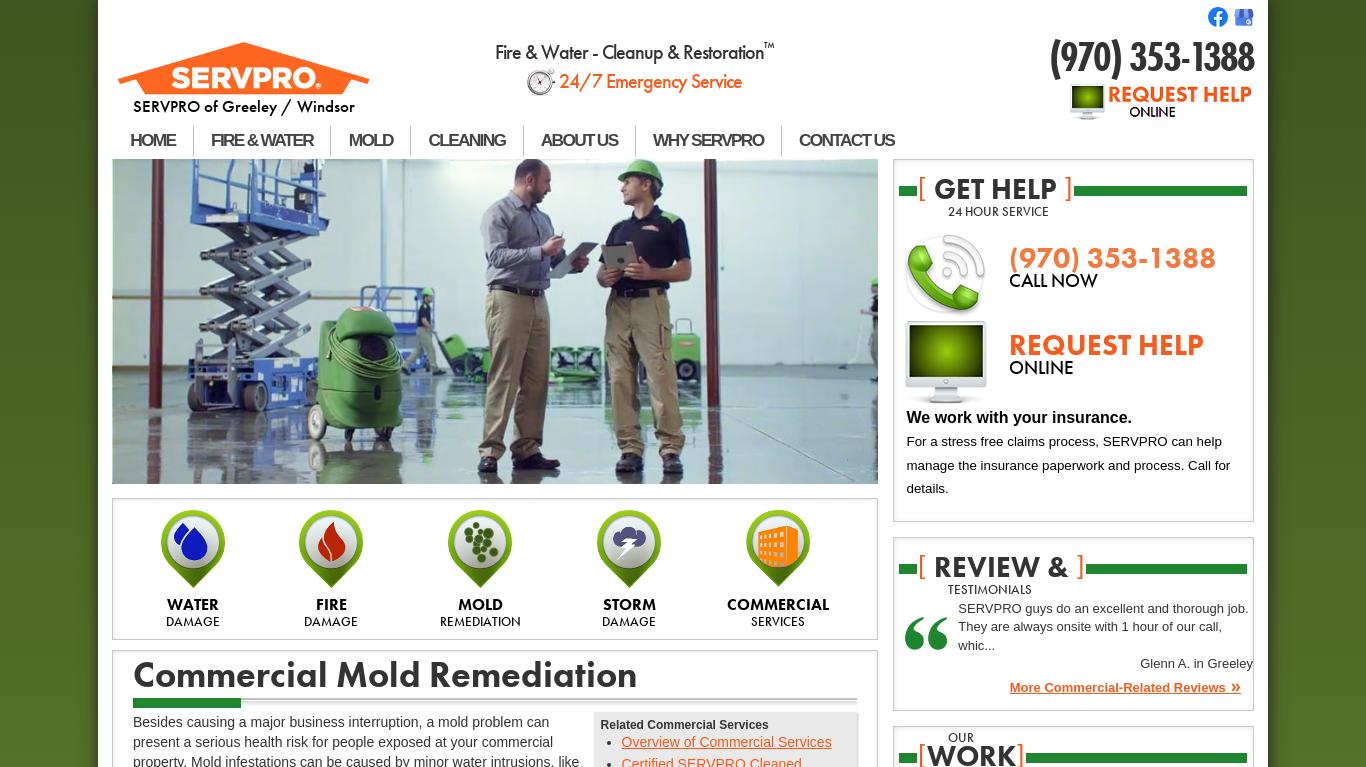 This screenshot has width=1366, height=767. What do you see at coordinates (466, 139) in the screenshot?
I see `'CLEANING'` at bounding box center [466, 139].